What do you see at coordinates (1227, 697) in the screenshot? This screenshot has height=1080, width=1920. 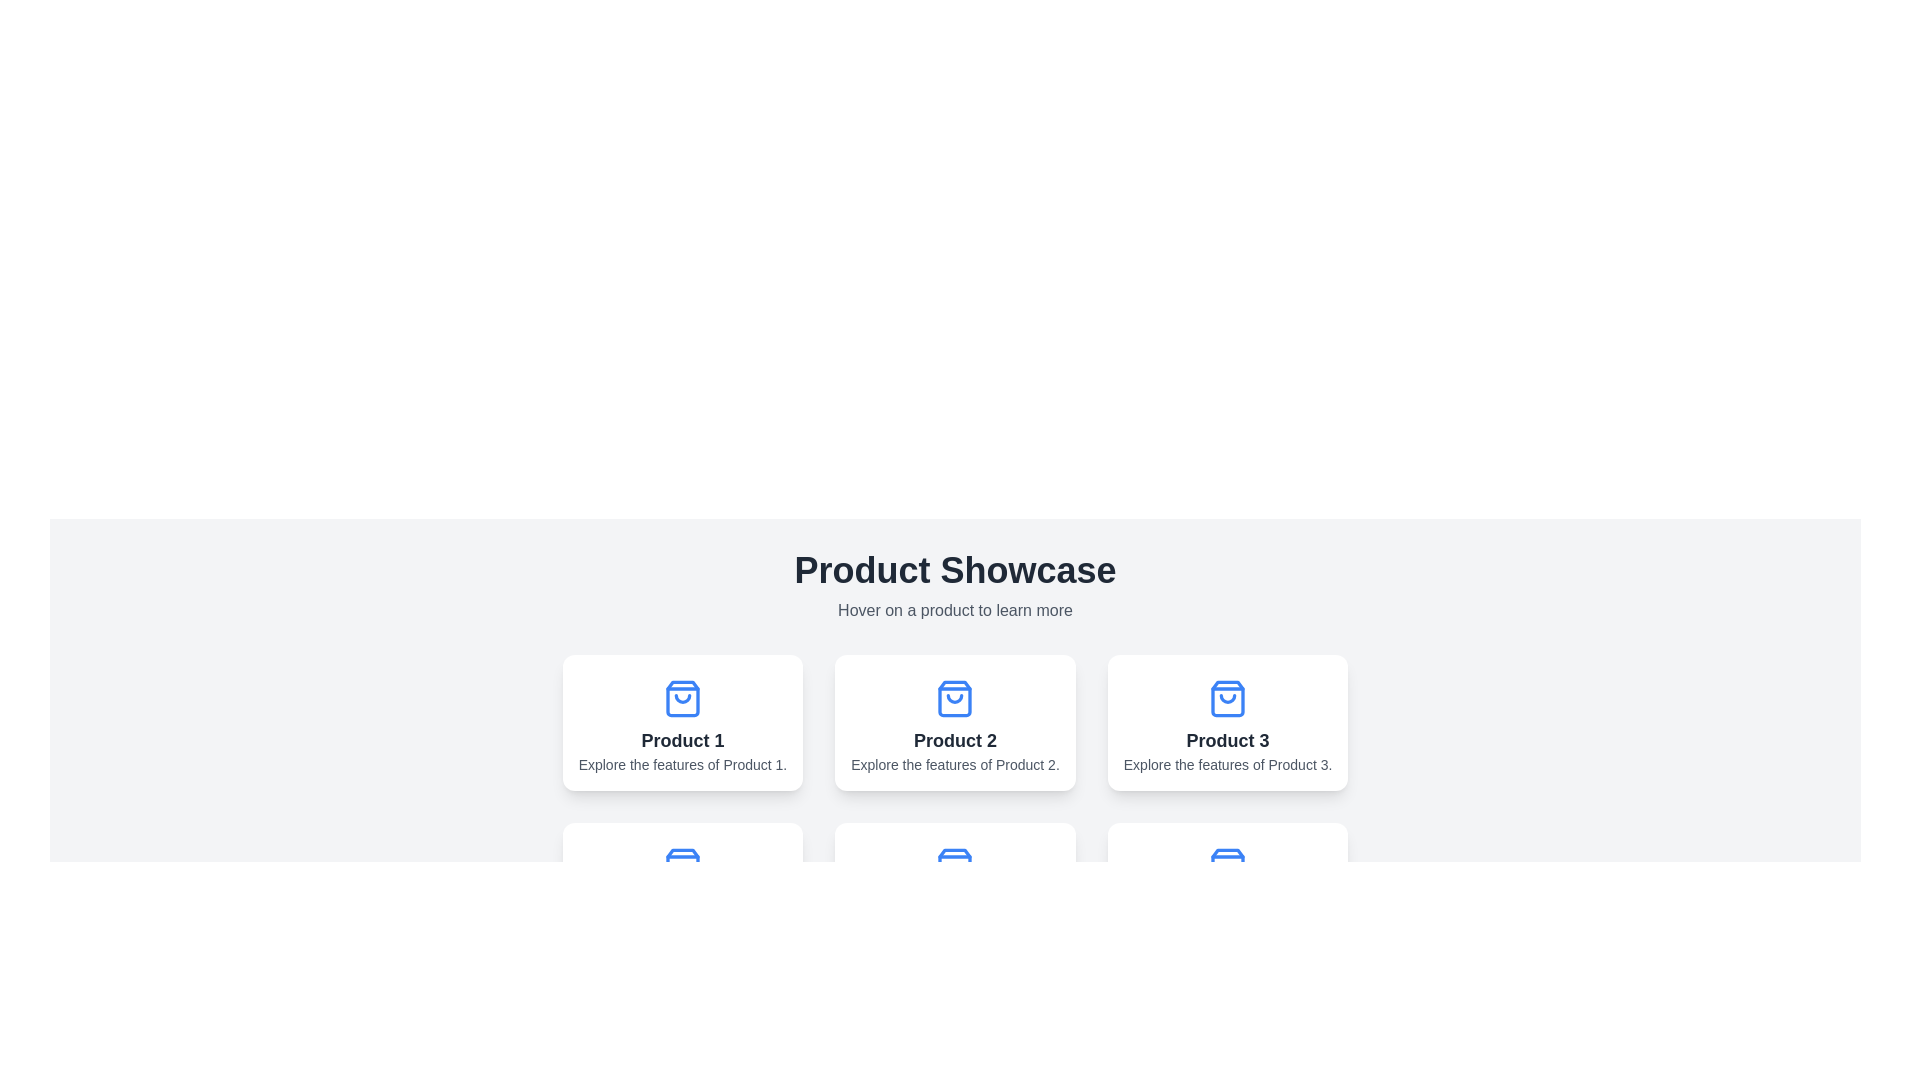 I see `the decorative shopping bag icon for 'Product 3'` at bounding box center [1227, 697].